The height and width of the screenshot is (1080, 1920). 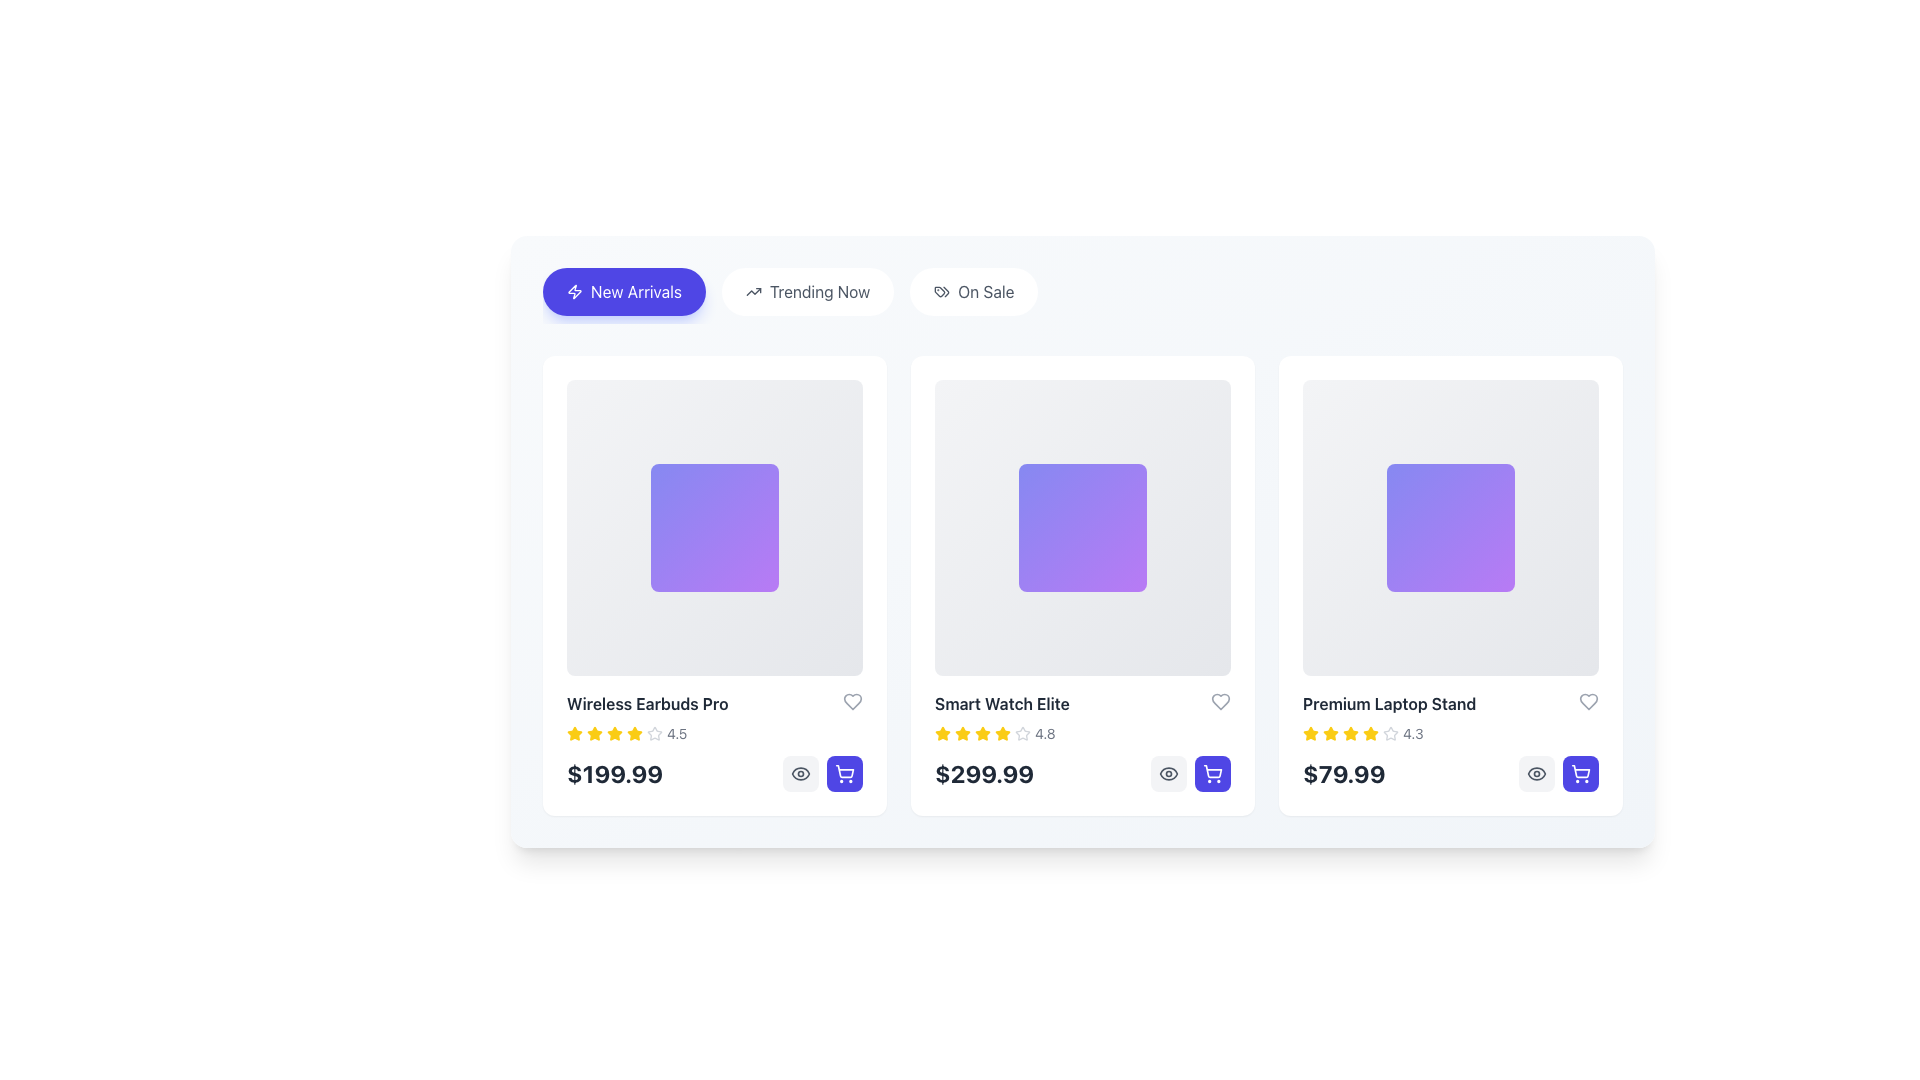 What do you see at coordinates (594, 733) in the screenshot?
I see `the third star icon representing the visual rating of the product 'Wireless Earbuds Pro' in the ratings section of the first card` at bounding box center [594, 733].